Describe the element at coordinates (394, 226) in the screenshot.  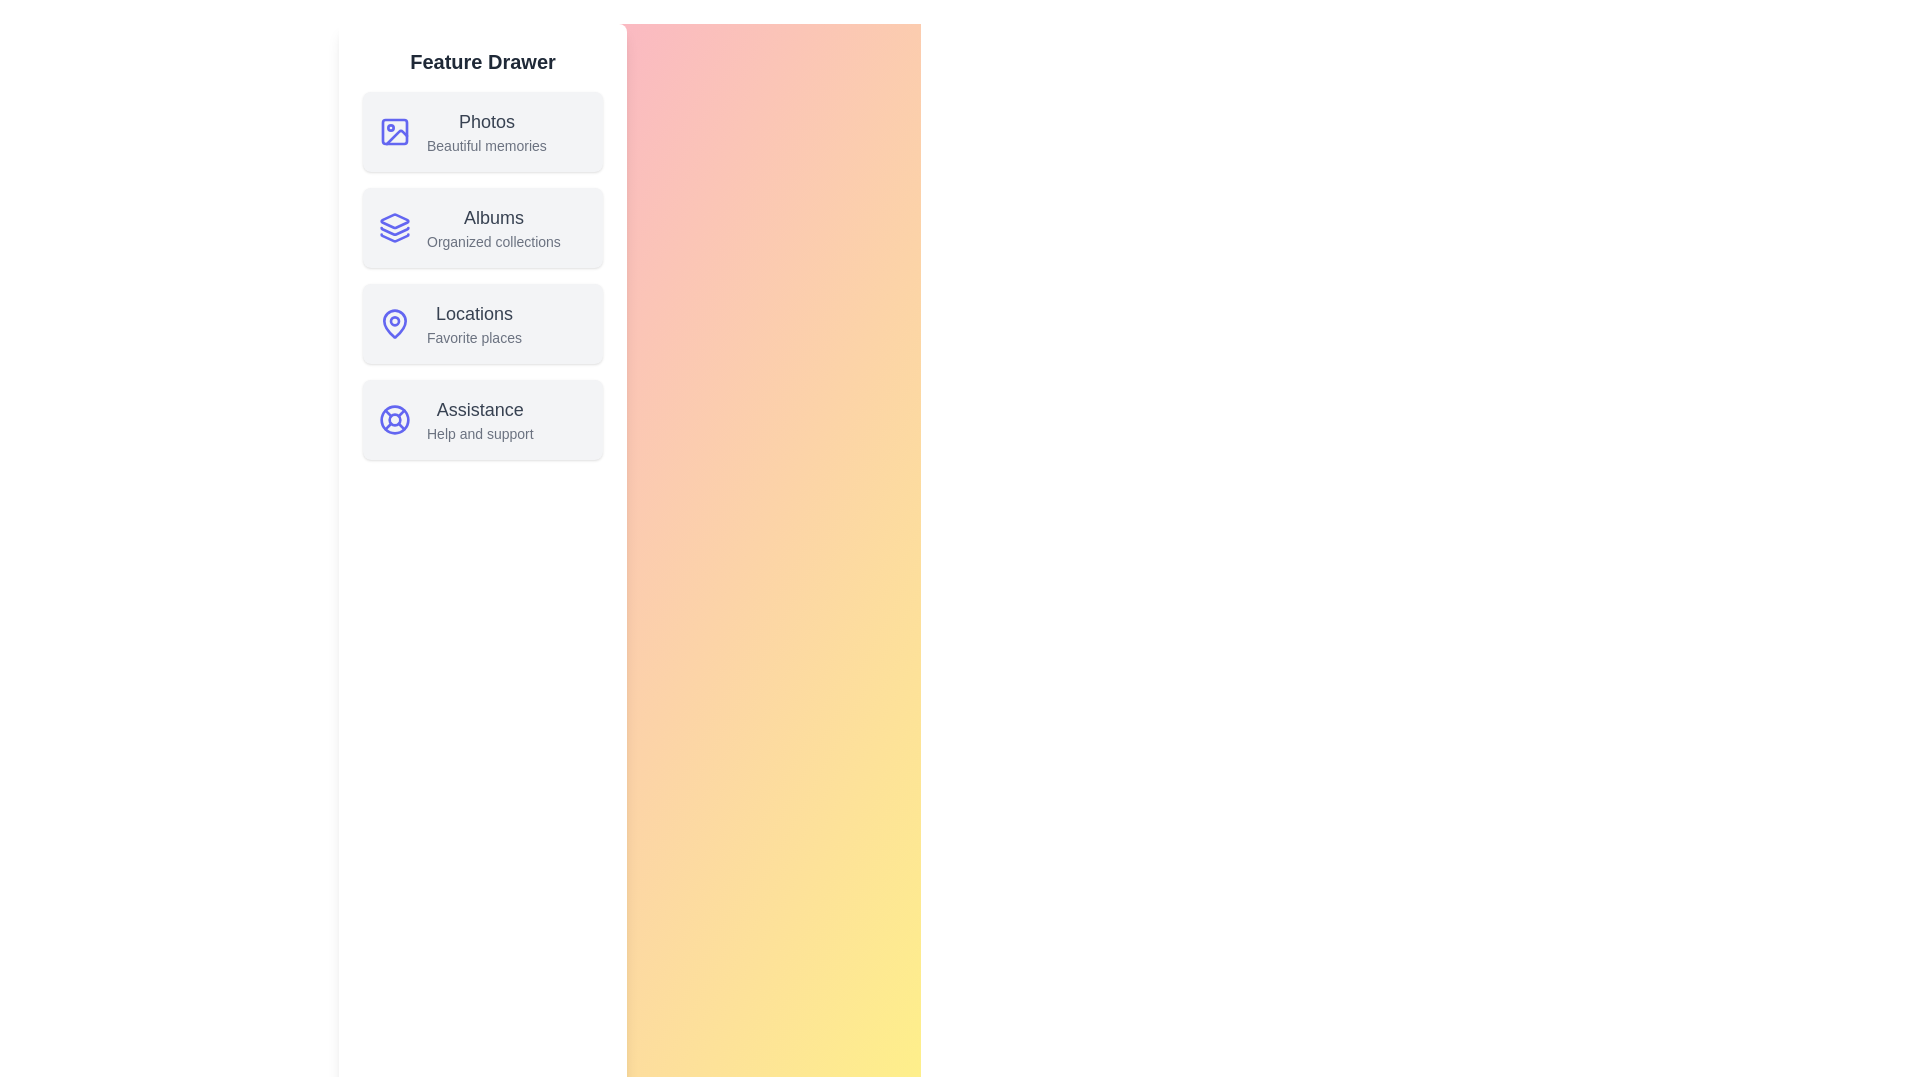
I see `the icon for Albums` at that location.